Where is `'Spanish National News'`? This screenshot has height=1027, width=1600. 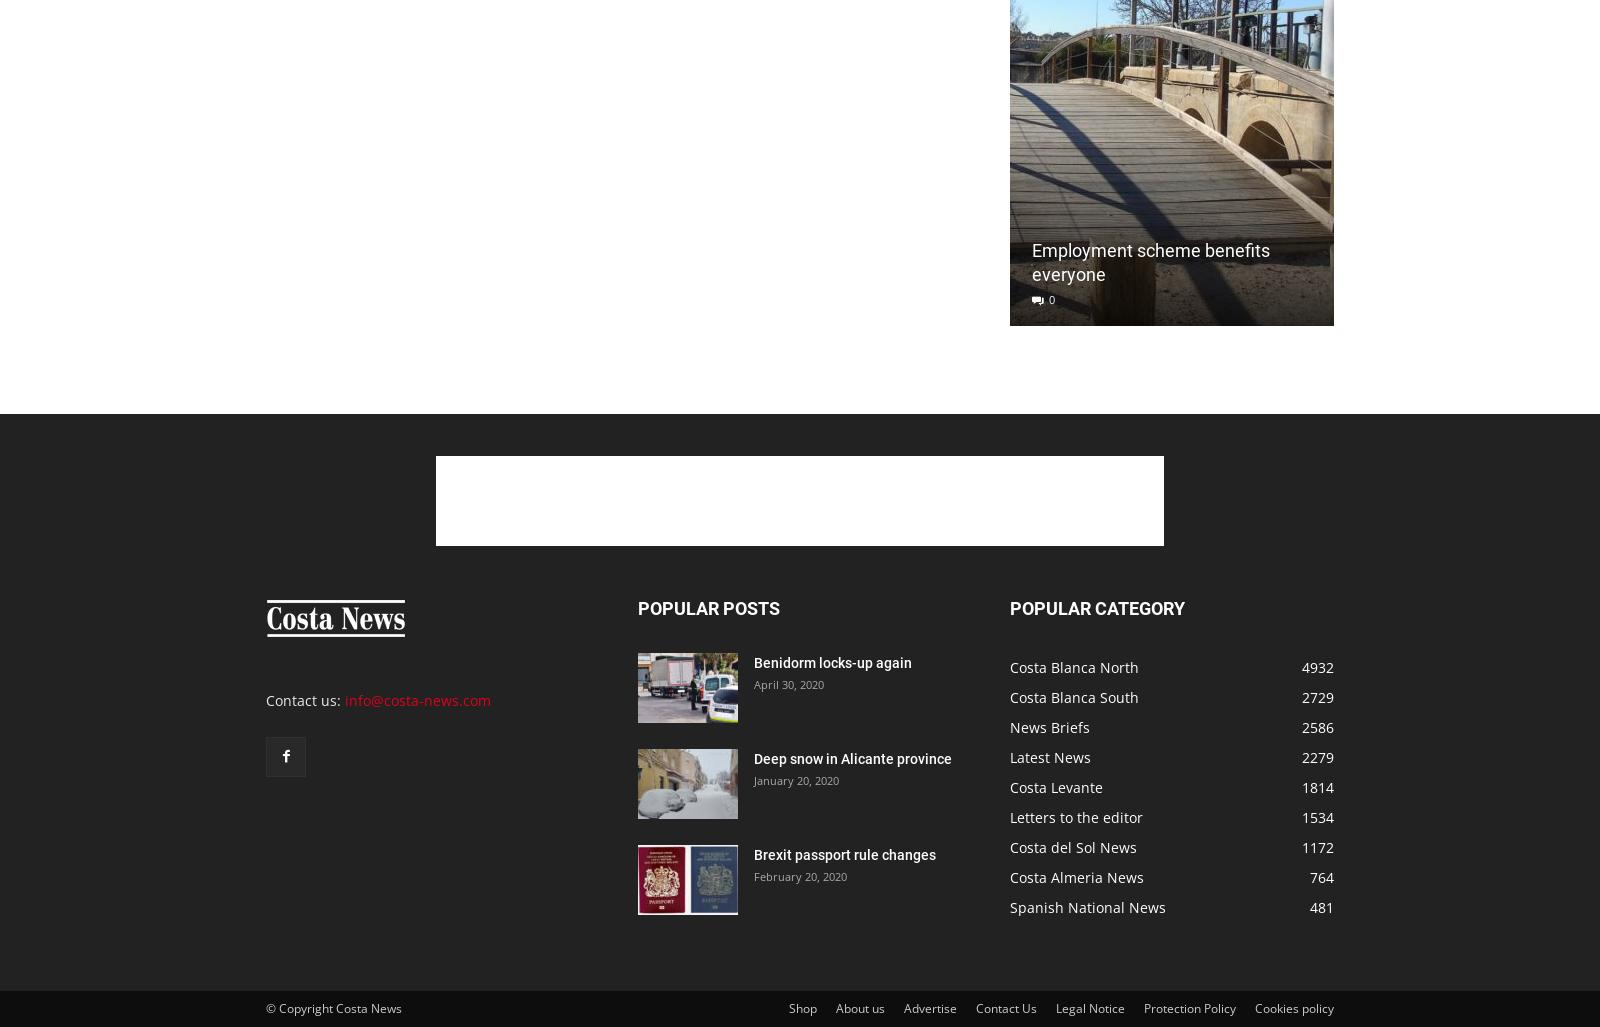
'Spanish National News' is located at coordinates (1088, 906).